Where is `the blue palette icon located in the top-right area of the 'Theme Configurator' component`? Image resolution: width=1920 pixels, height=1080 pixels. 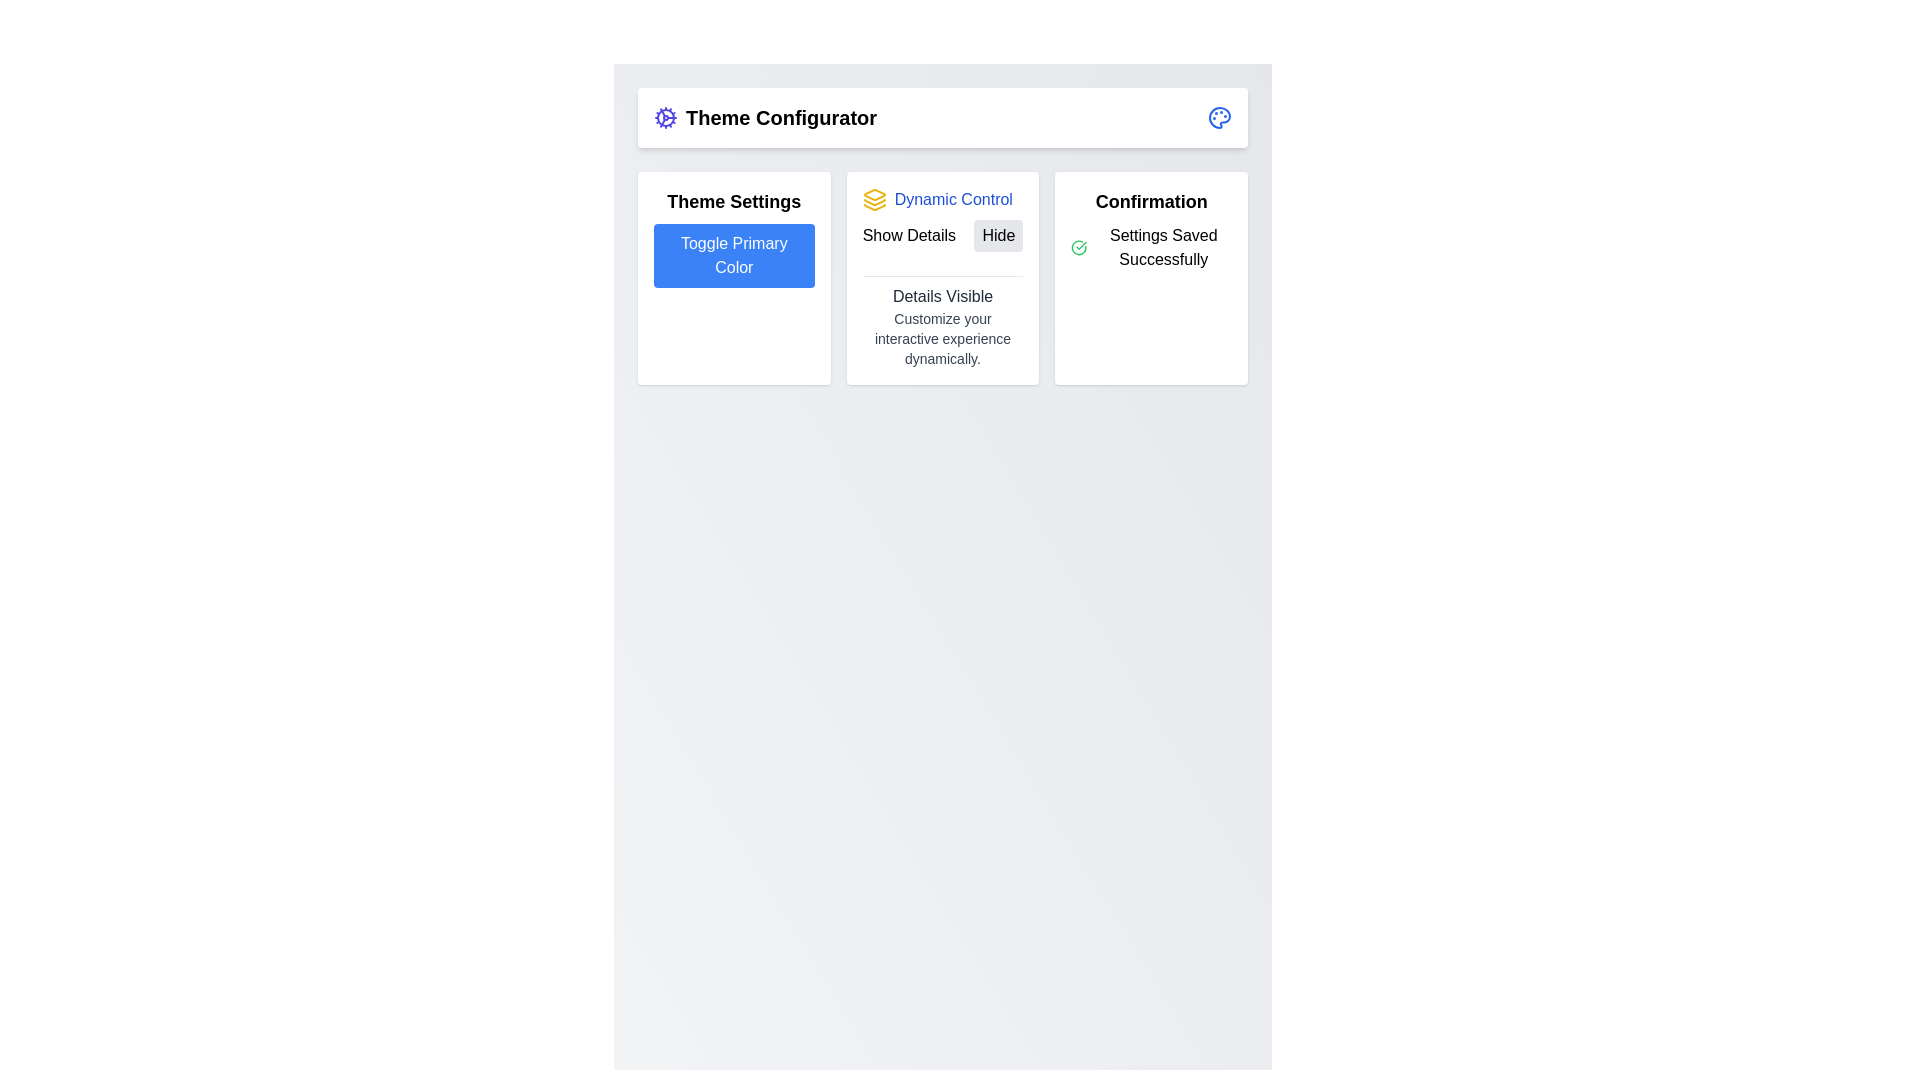 the blue palette icon located in the top-right area of the 'Theme Configurator' component is located at coordinates (1218, 118).